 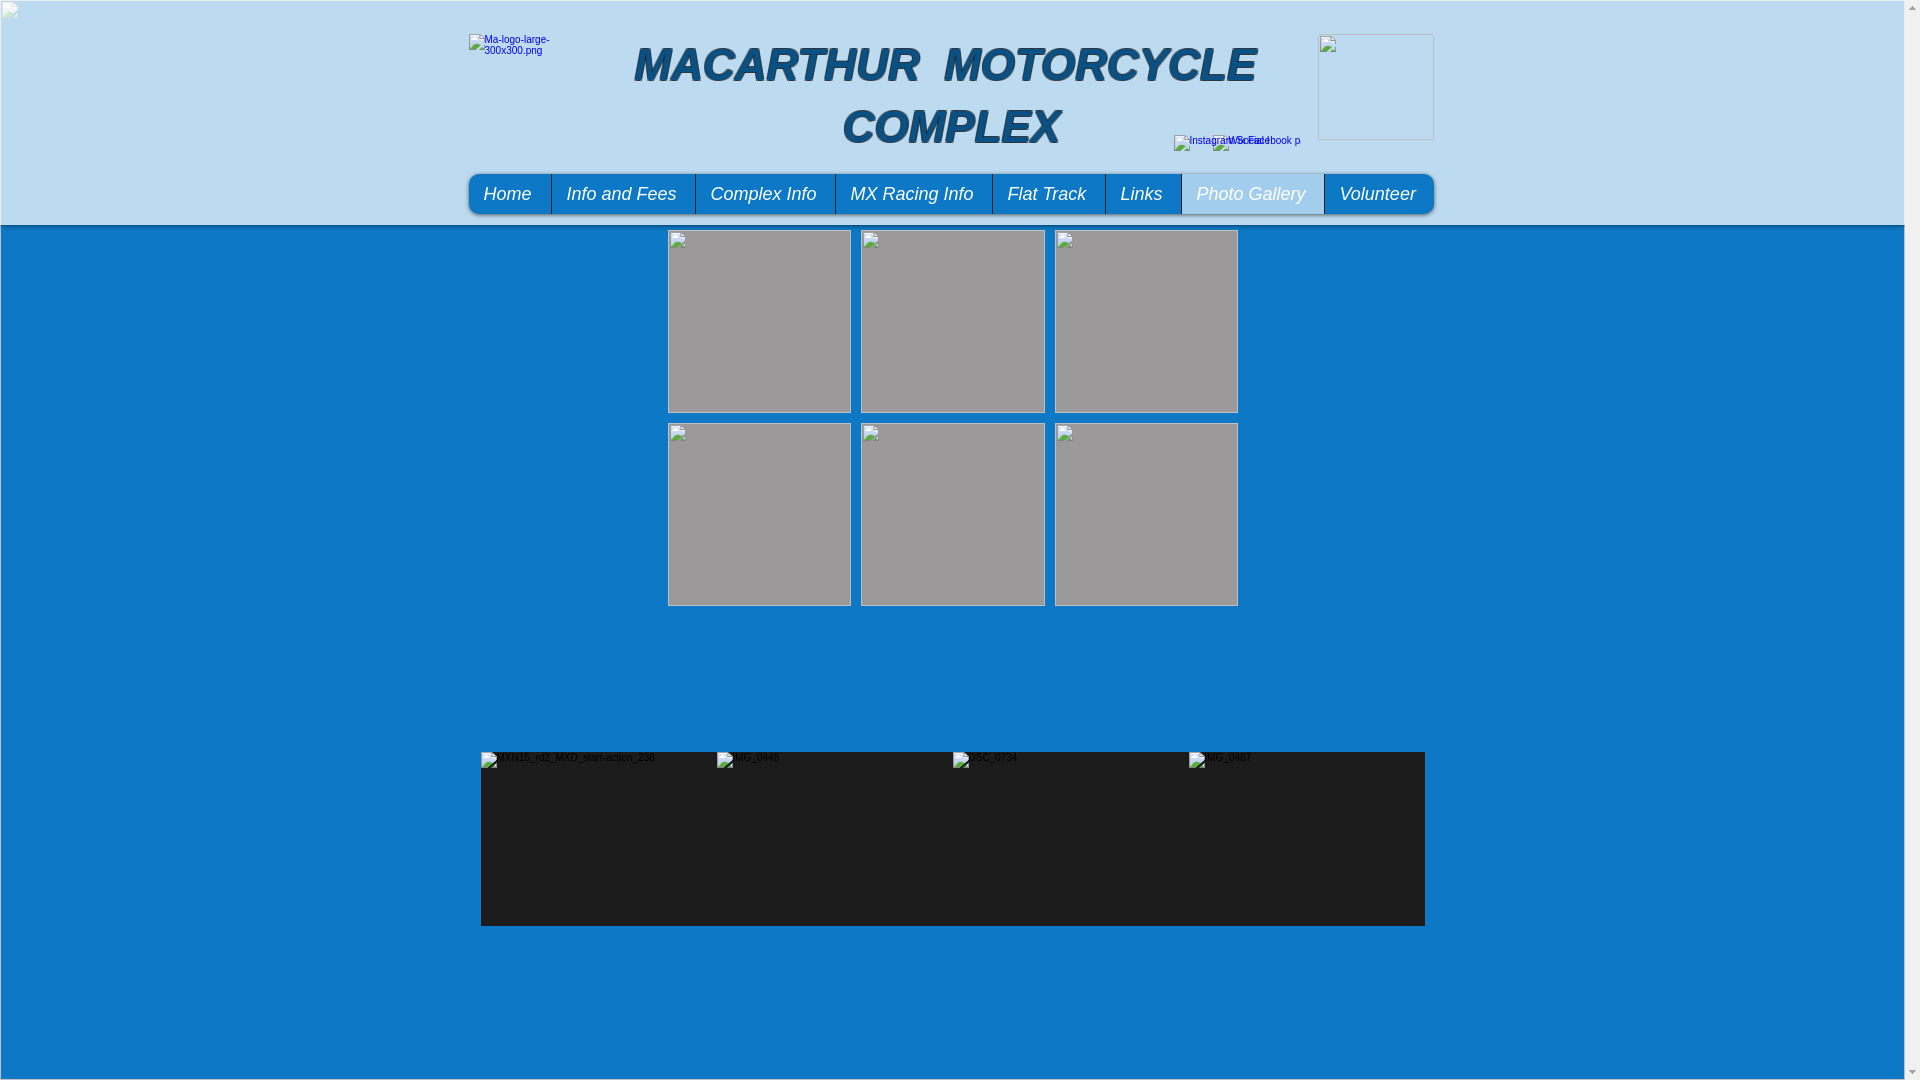 I want to click on 'Flat Track', so click(x=1047, y=193).